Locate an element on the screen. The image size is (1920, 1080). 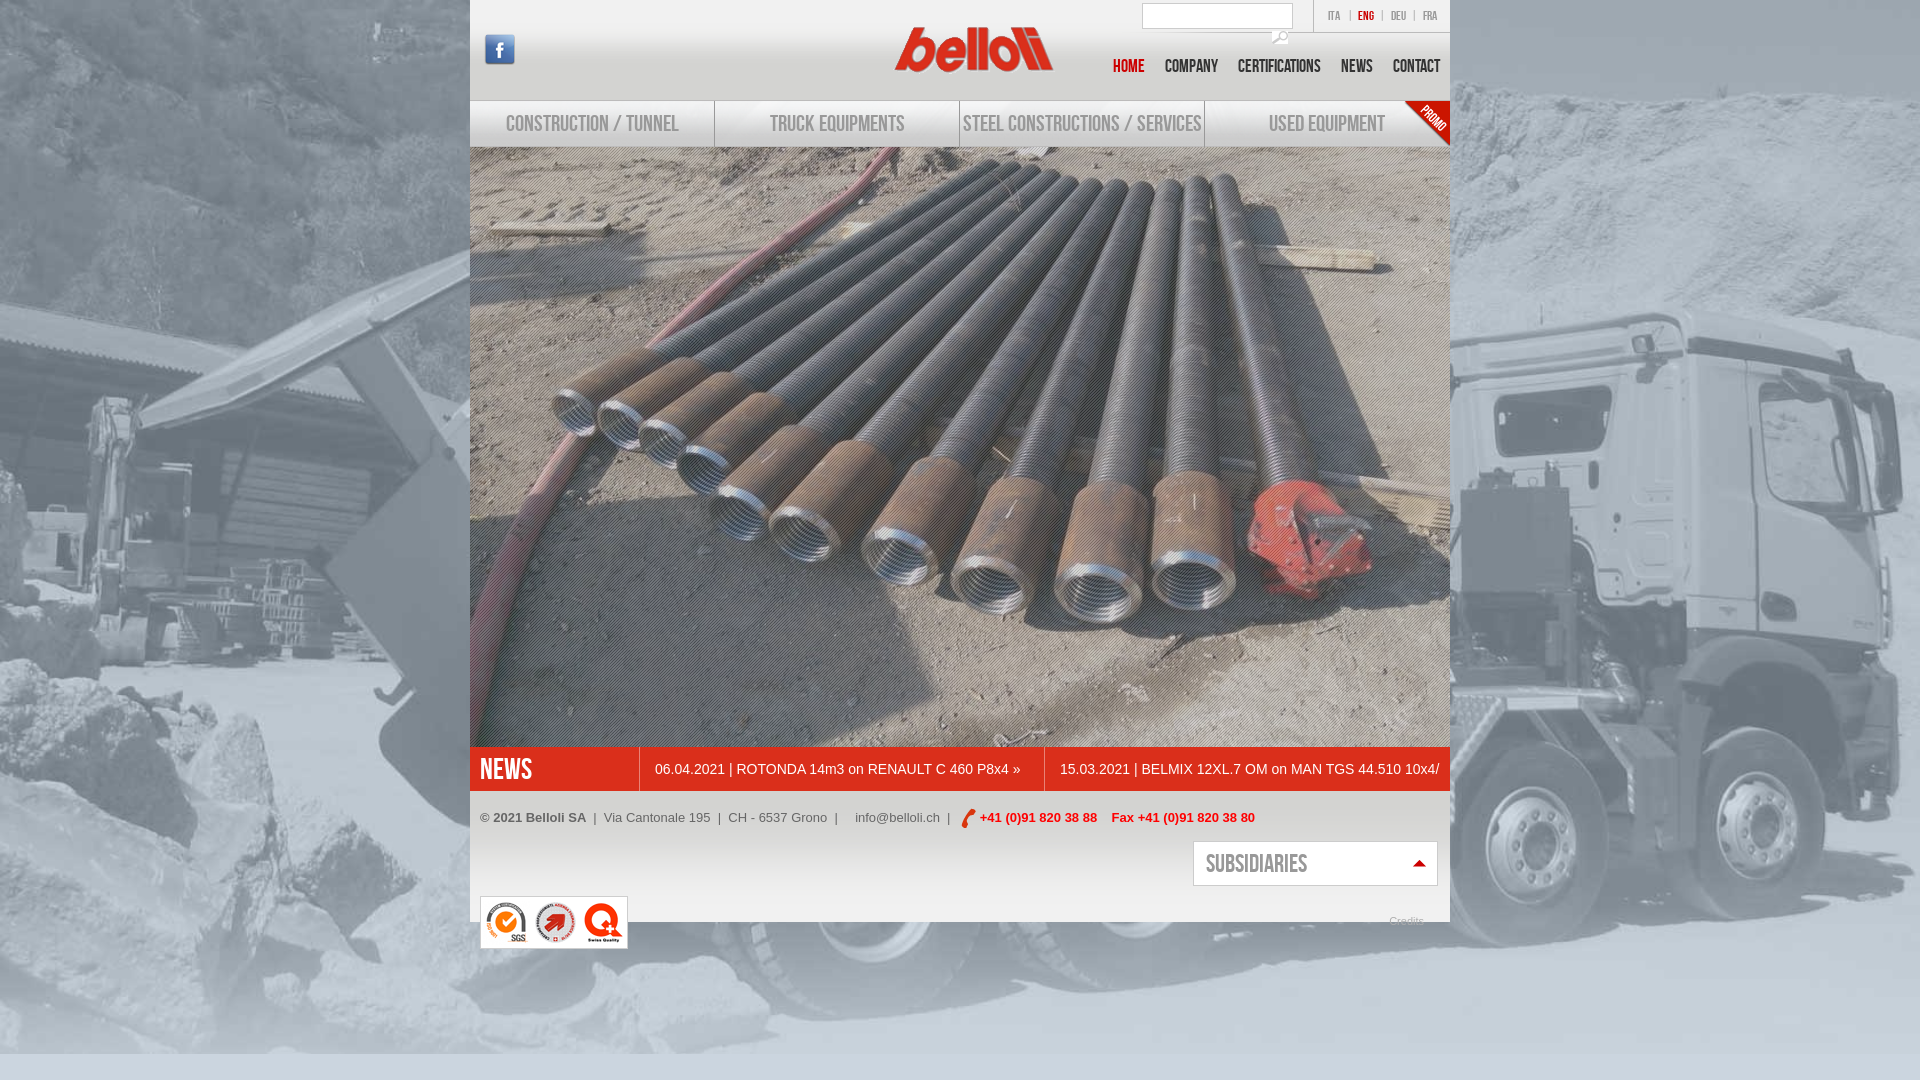
'FRA' is located at coordinates (1429, 15).